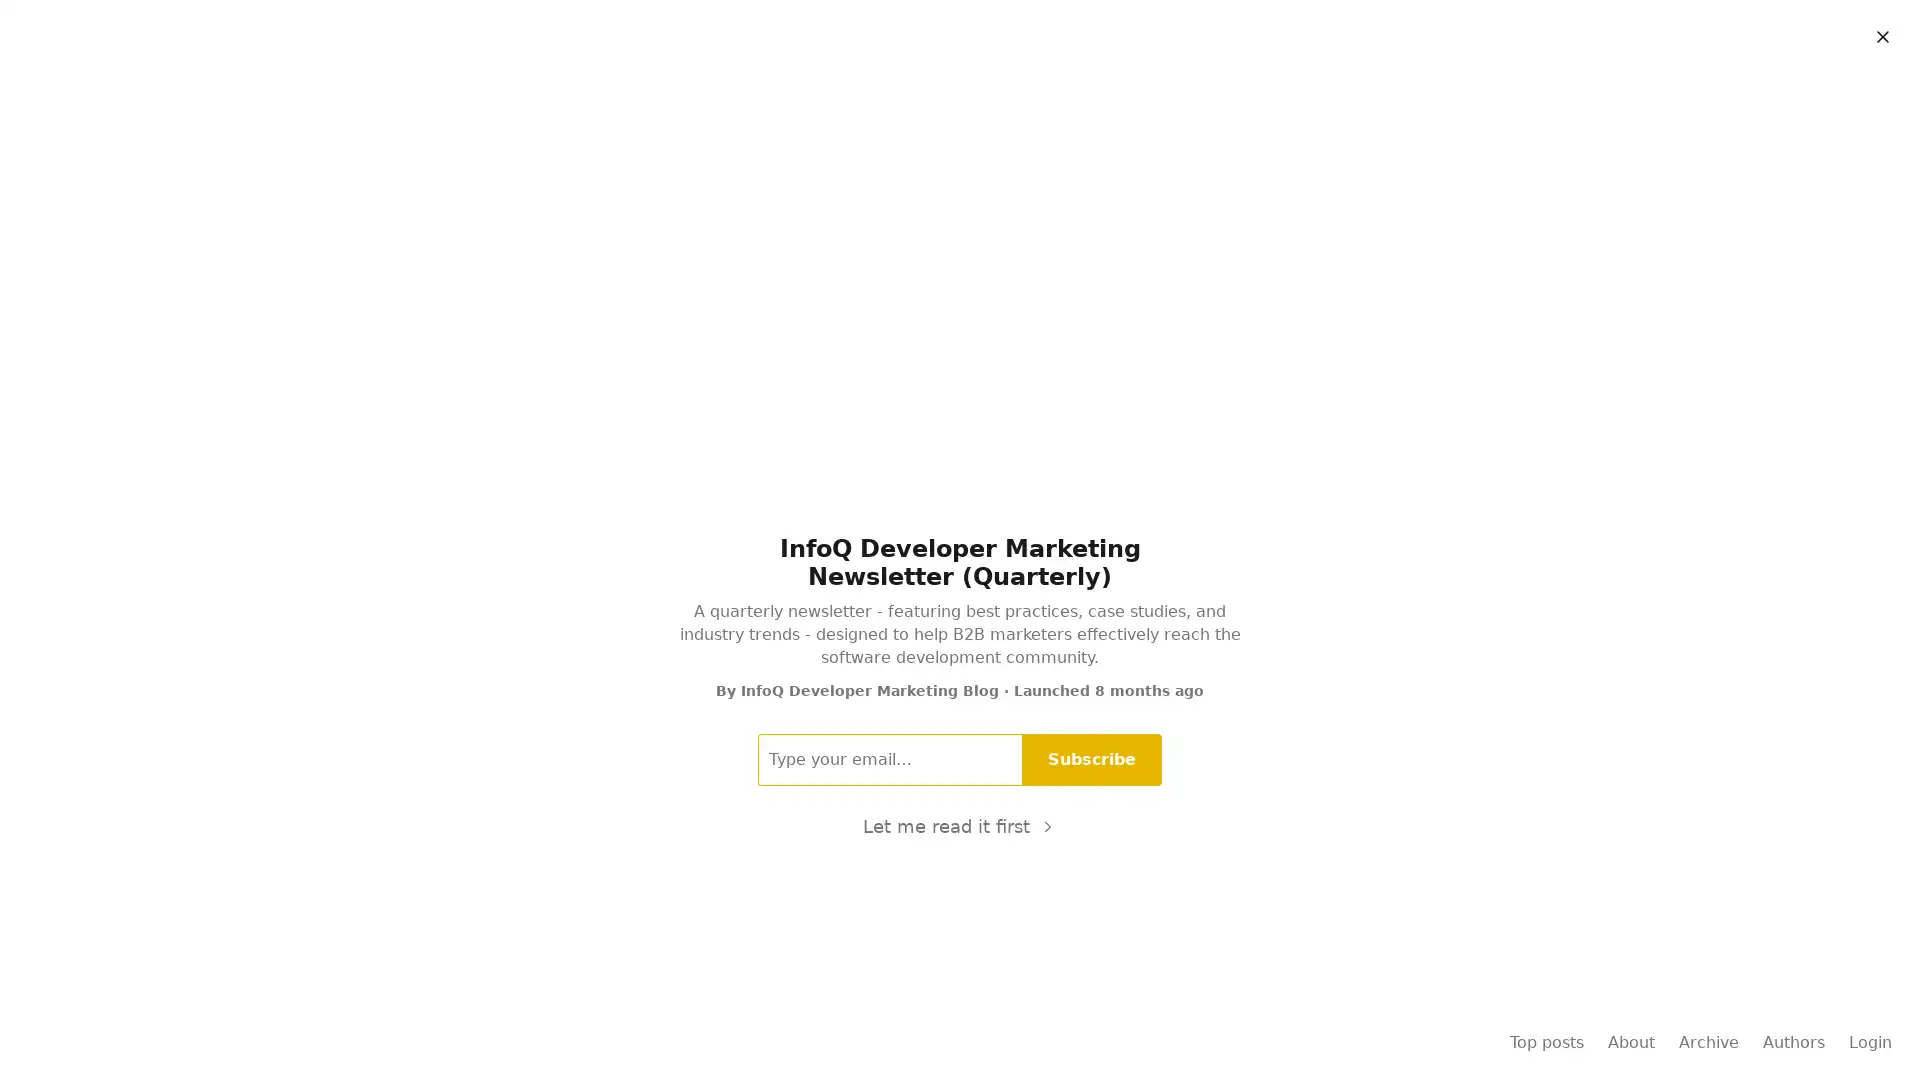 This screenshot has width=1920, height=1080. Describe the element at coordinates (906, 640) in the screenshot. I see `2` at that location.